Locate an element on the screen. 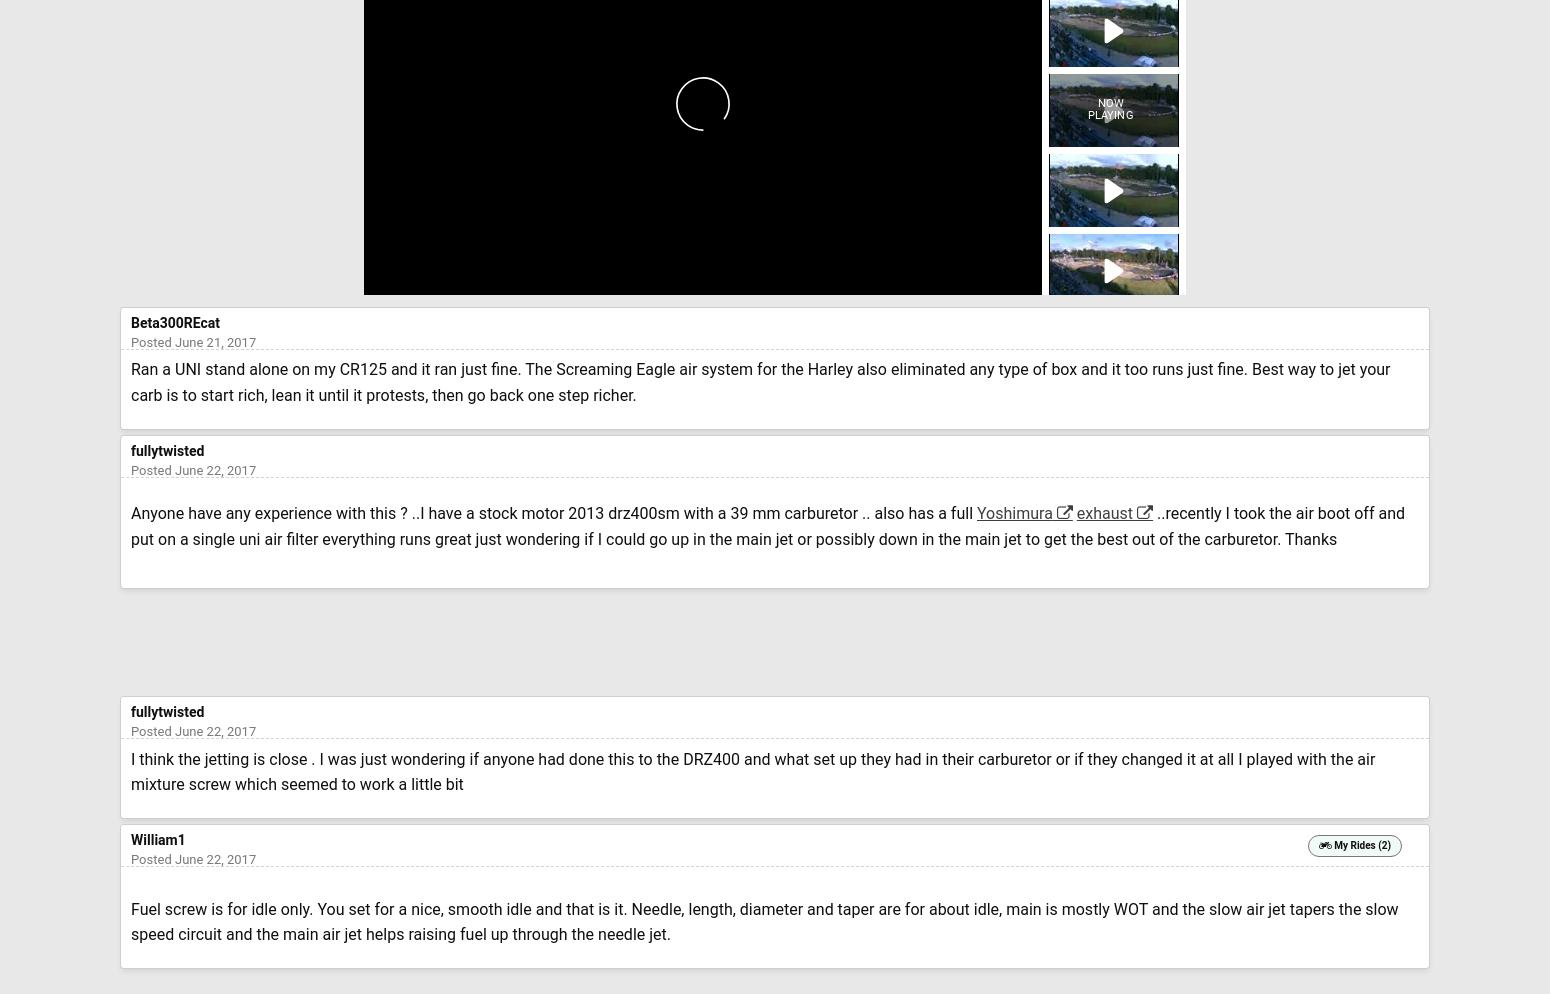 The height and width of the screenshot is (994, 1550). 'William1' is located at coordinates (156, 839).